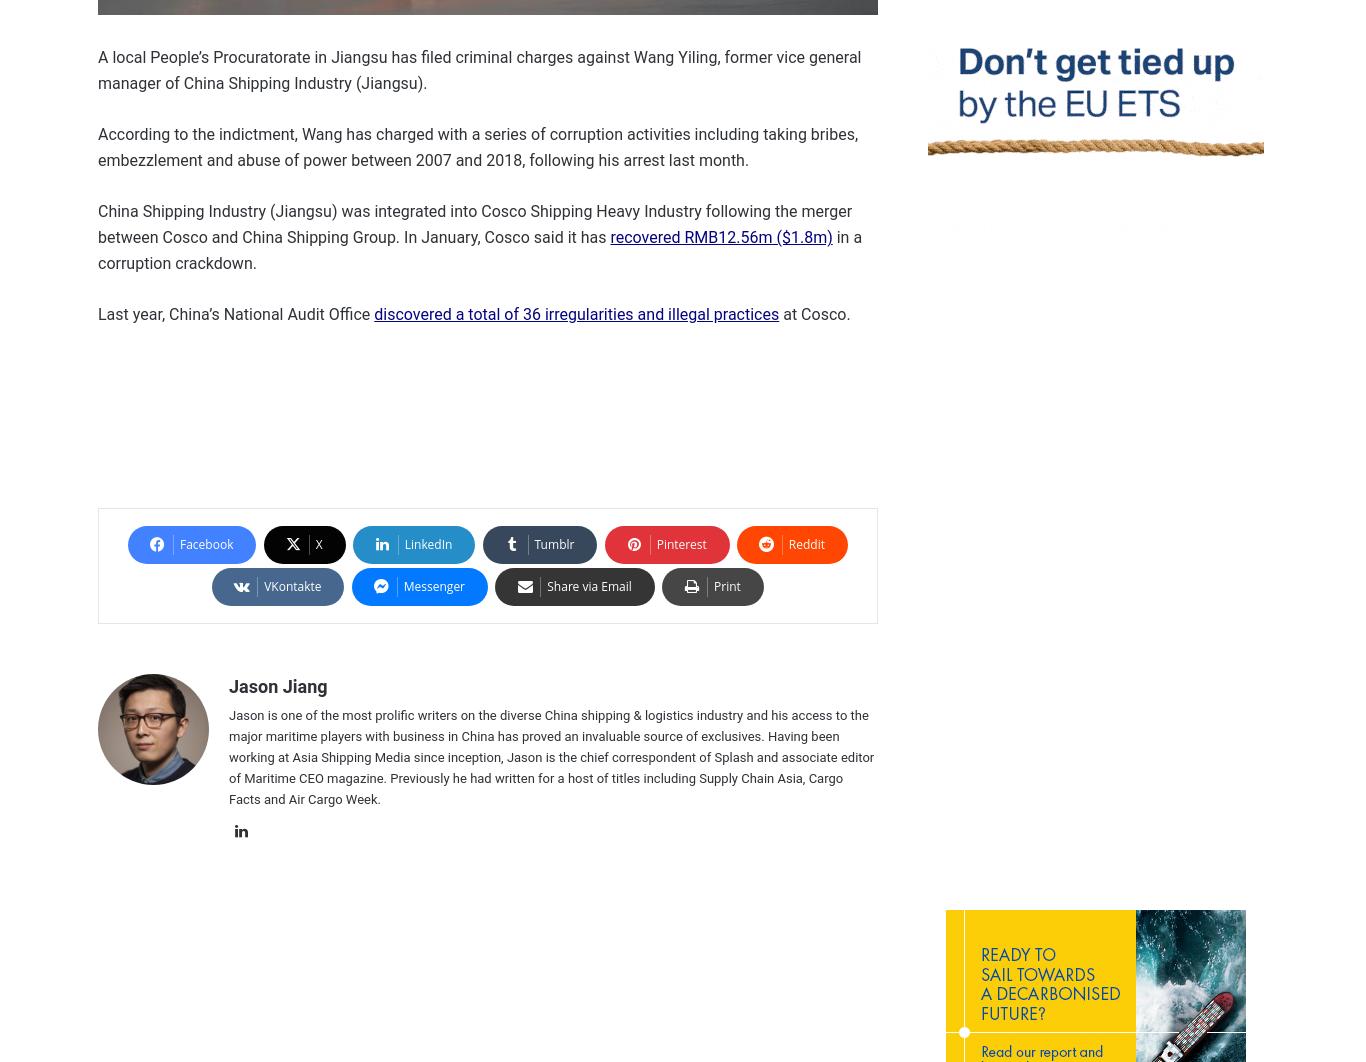  I want to click on 'Jason Jiang', so click(277, 686).